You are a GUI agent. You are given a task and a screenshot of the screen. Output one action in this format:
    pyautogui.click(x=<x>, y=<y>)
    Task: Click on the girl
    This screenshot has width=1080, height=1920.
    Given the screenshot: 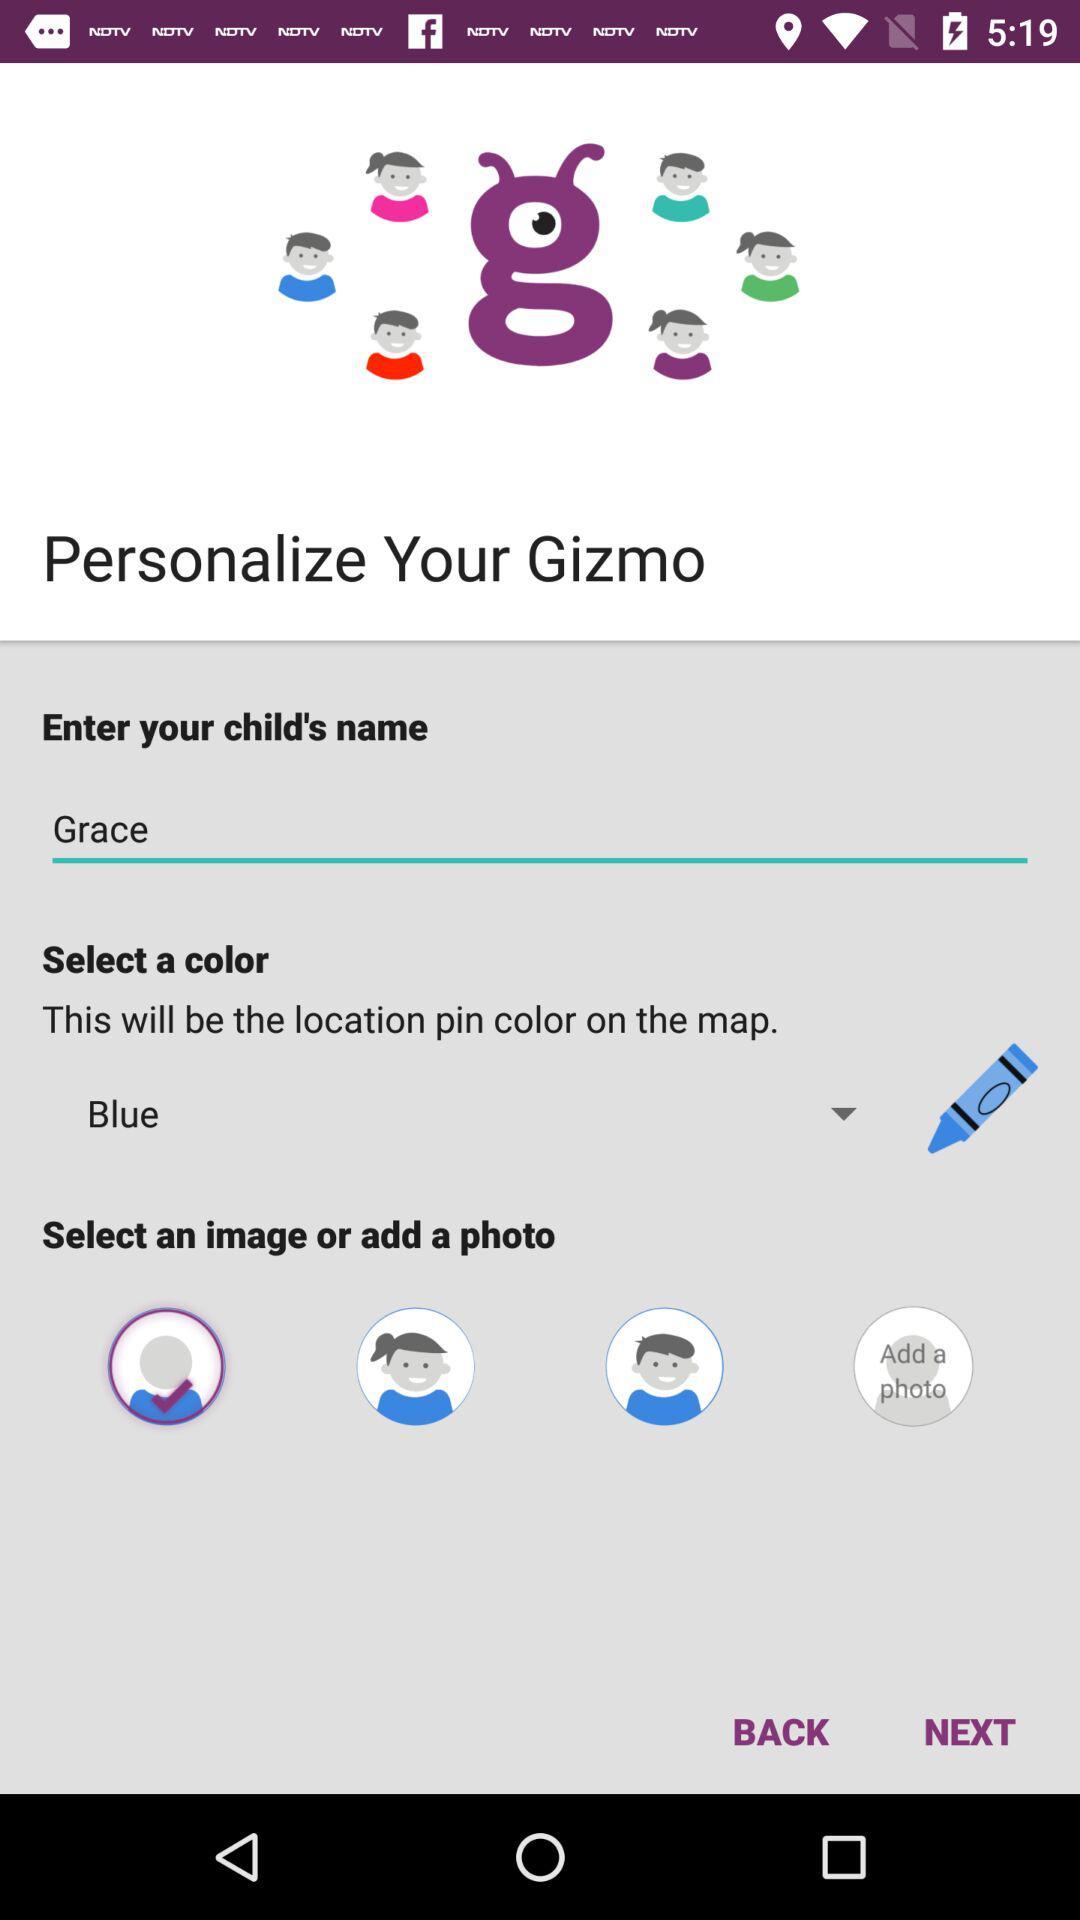 What is the action you would take?
    pyautogui.click(x=414, y=1365)
    